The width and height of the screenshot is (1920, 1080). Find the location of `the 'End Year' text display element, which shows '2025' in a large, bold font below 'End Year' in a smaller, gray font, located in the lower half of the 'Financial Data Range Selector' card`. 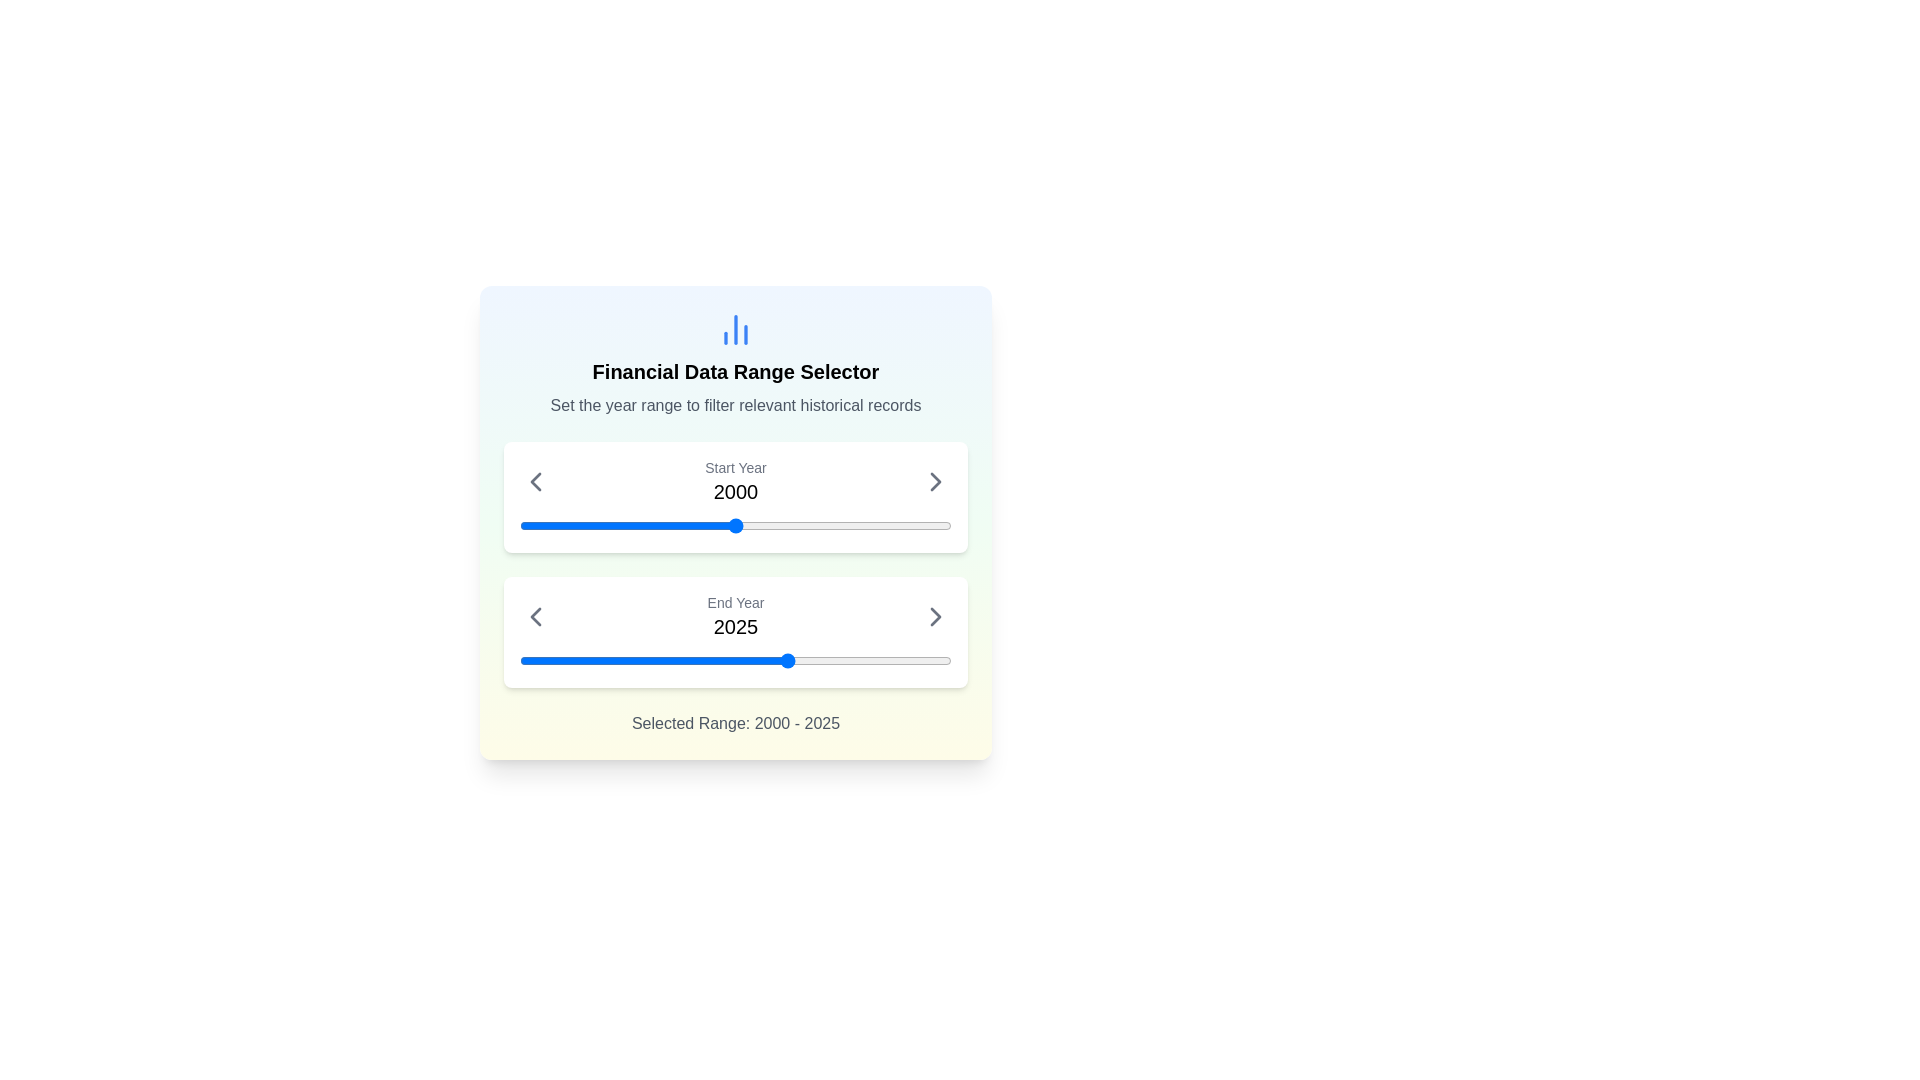

the 'End Year' text display element, which shows '2025' in a large, bold font below 'End Year' in a smaller, gray font, located in the lower half of the 'Financial Data Range Selector' card is located at coordinates (734, 616).